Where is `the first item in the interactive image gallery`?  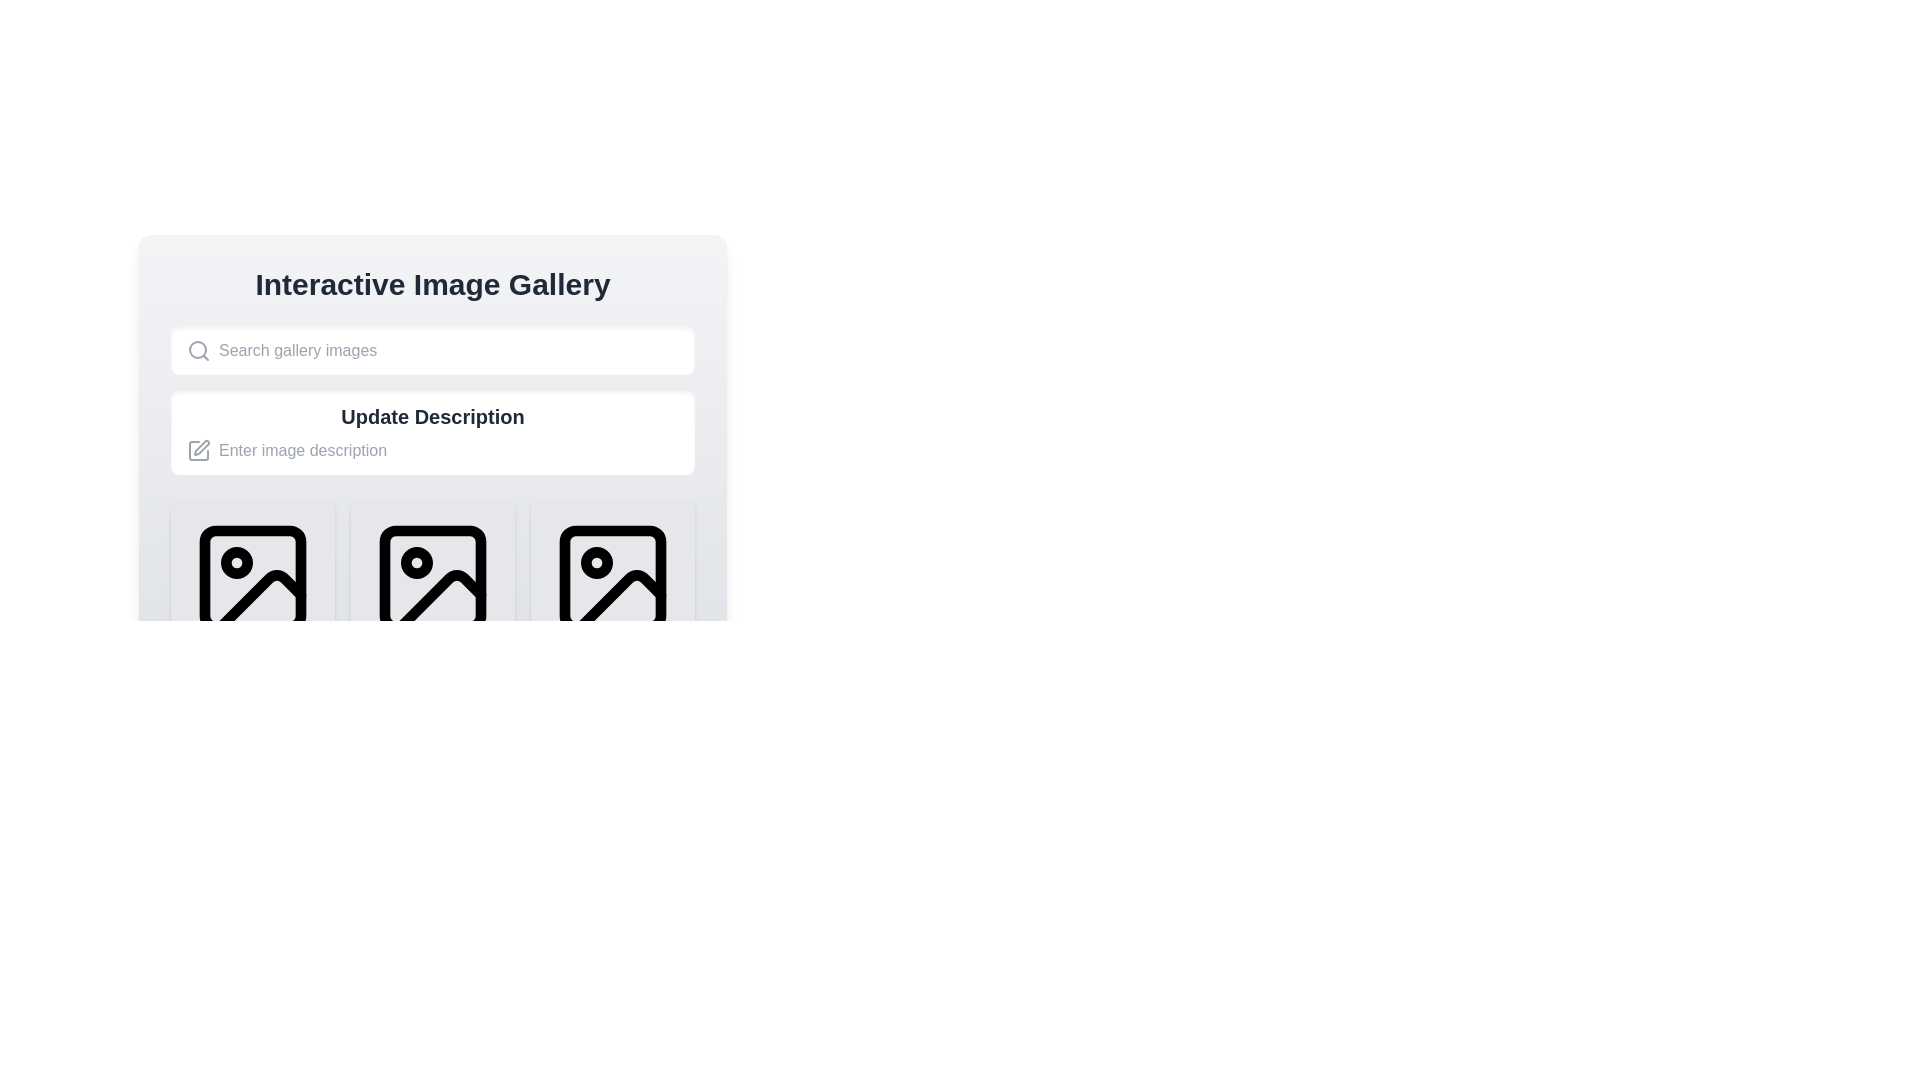
the first item in the interactive image gallery is located at coordinates (252, 608).